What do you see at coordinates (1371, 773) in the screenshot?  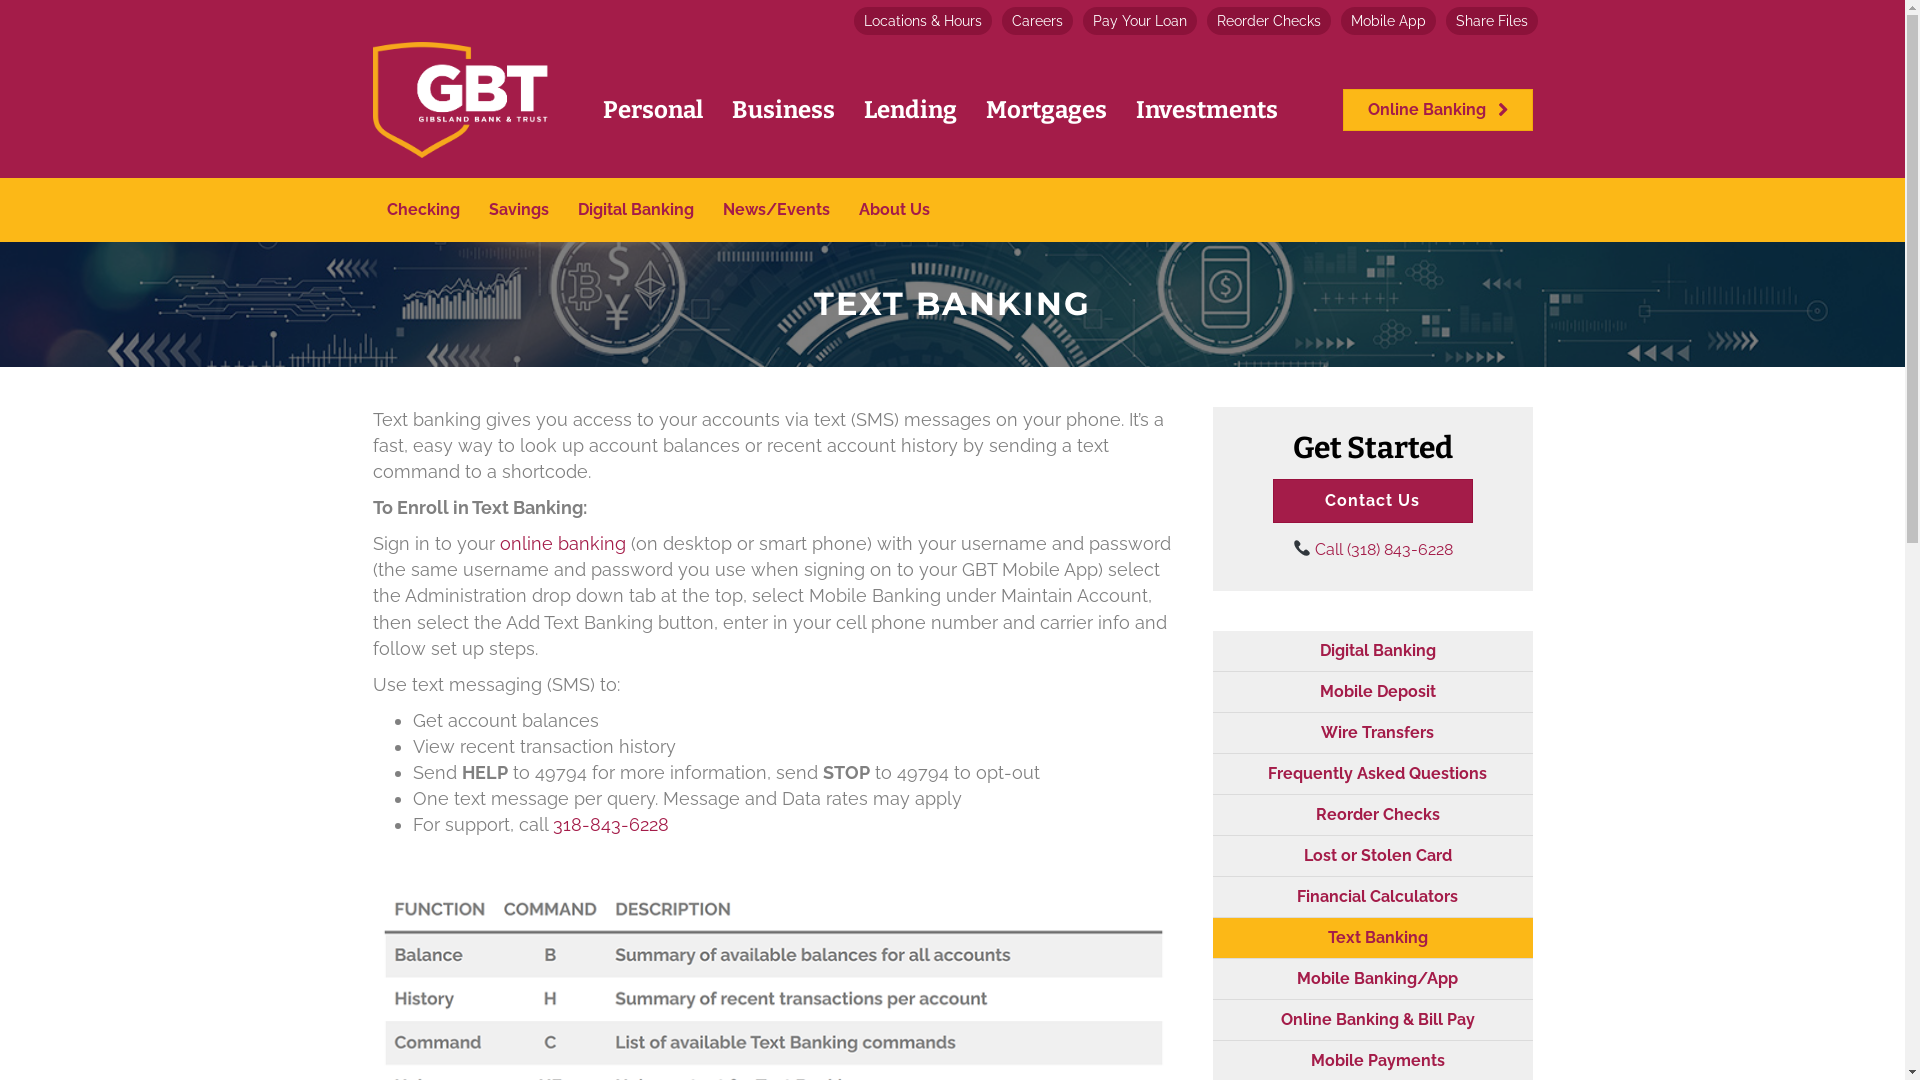 I see `'Frequently Asked Questions'` at bounding box center [1371, 773].